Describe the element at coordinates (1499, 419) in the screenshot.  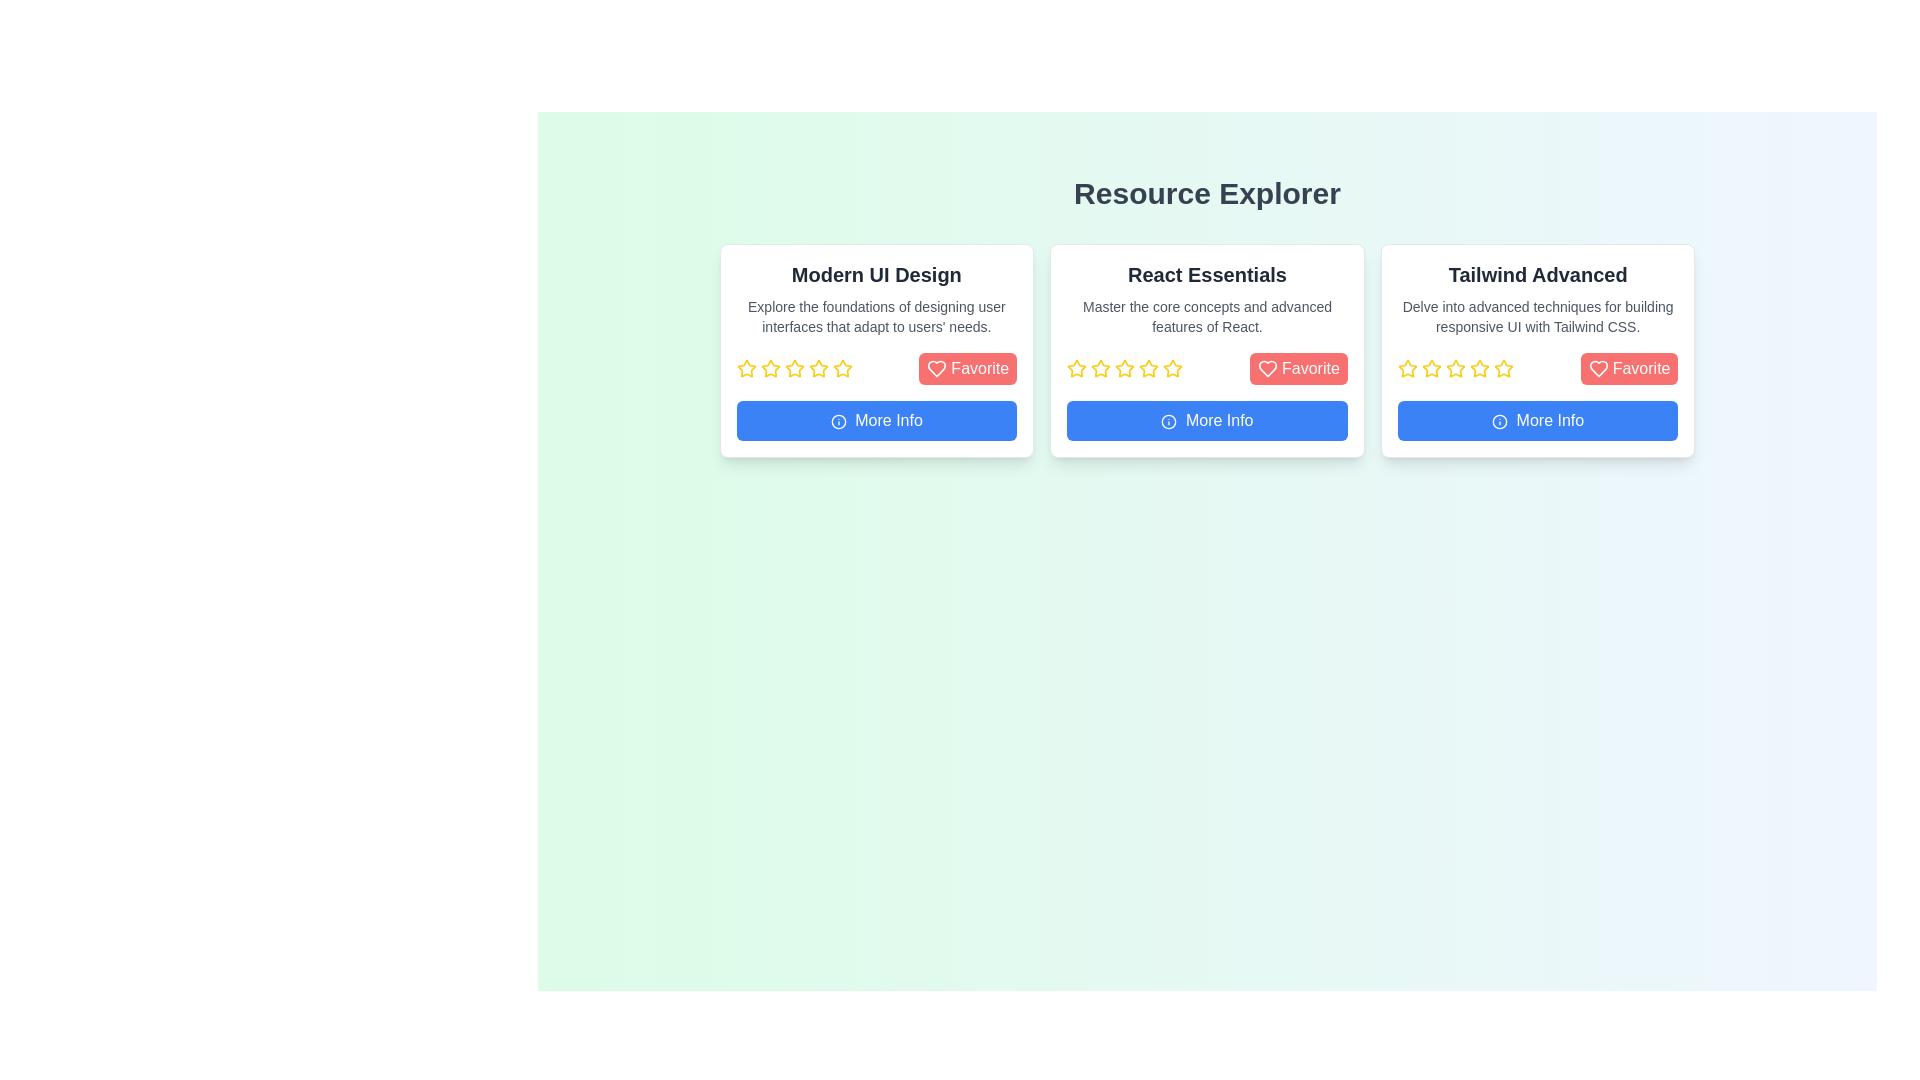
I see `the small circular icon with a blue outline and a white interior containing an 'i' symbol, located on the rightmost card within the 'More Info' button` at that location.